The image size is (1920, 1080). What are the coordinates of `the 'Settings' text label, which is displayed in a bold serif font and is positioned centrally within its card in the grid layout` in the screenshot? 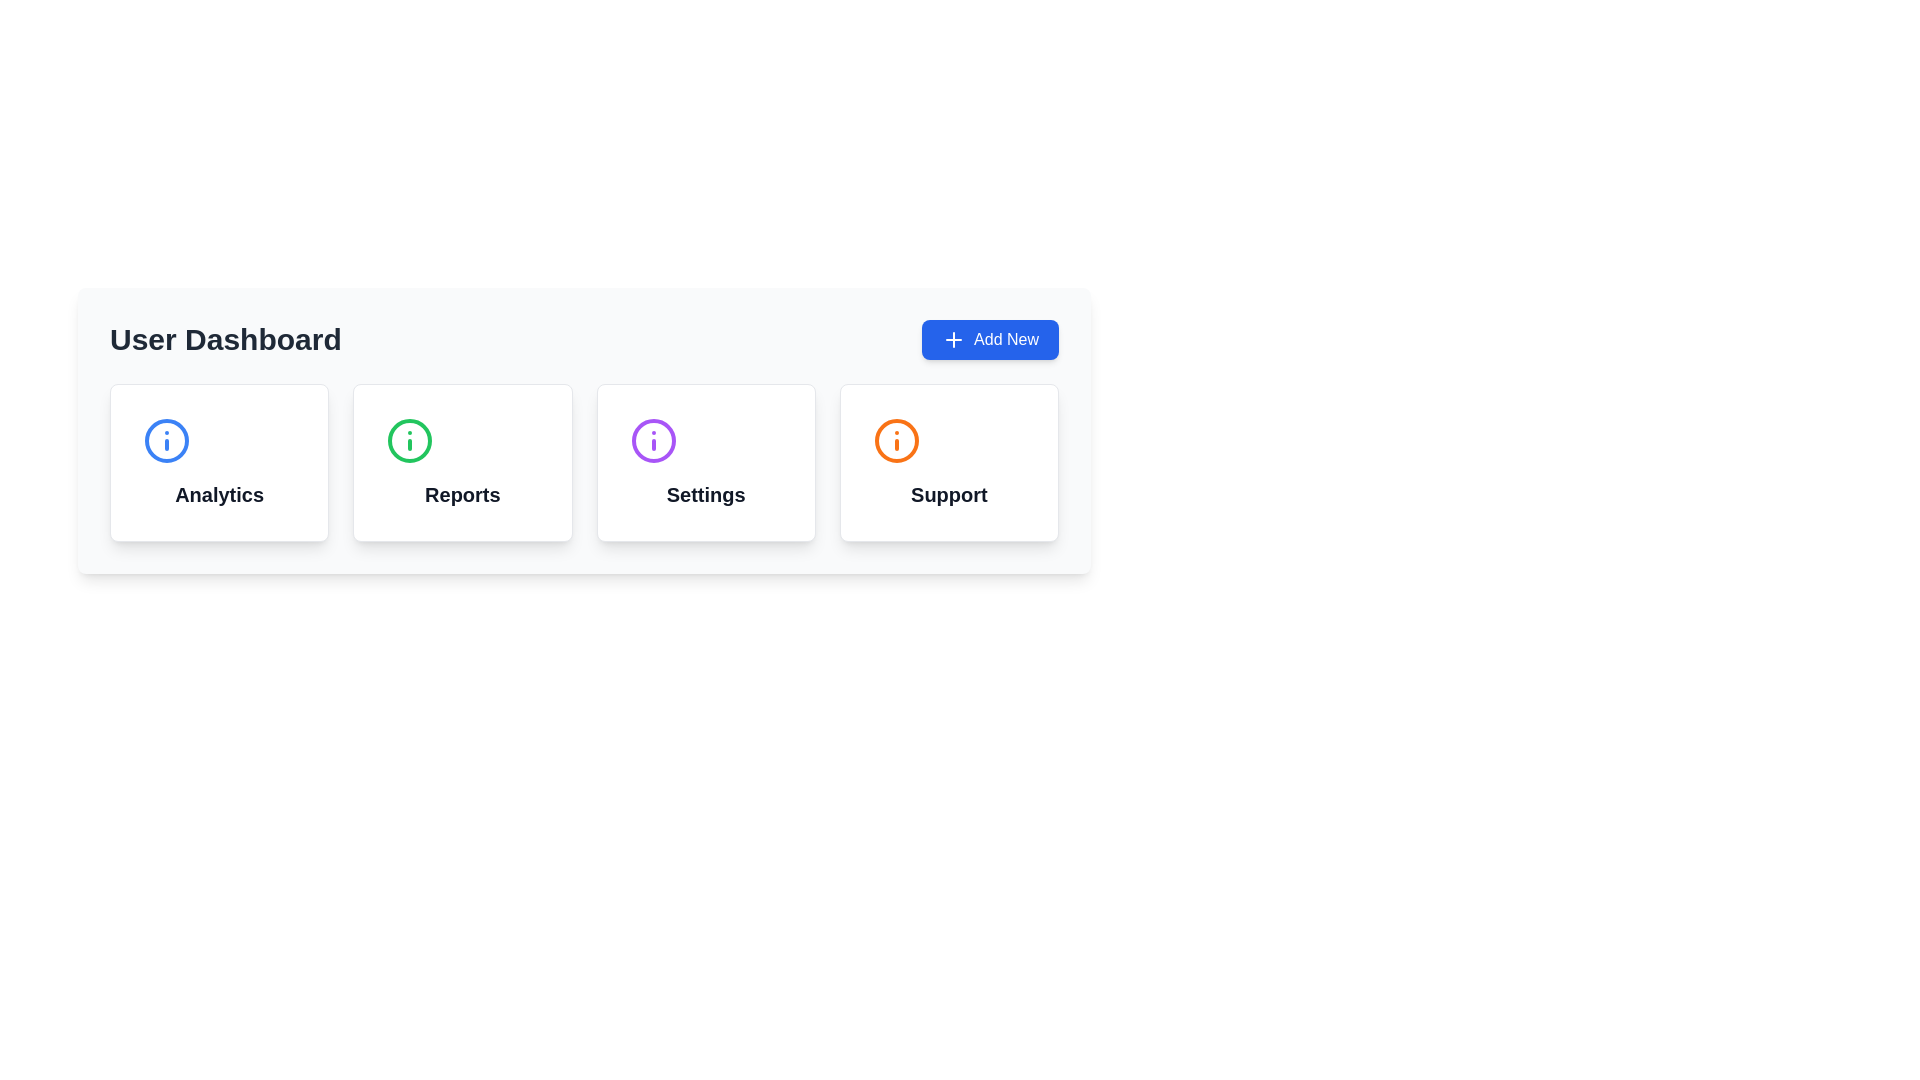 It's located at (706, 494).